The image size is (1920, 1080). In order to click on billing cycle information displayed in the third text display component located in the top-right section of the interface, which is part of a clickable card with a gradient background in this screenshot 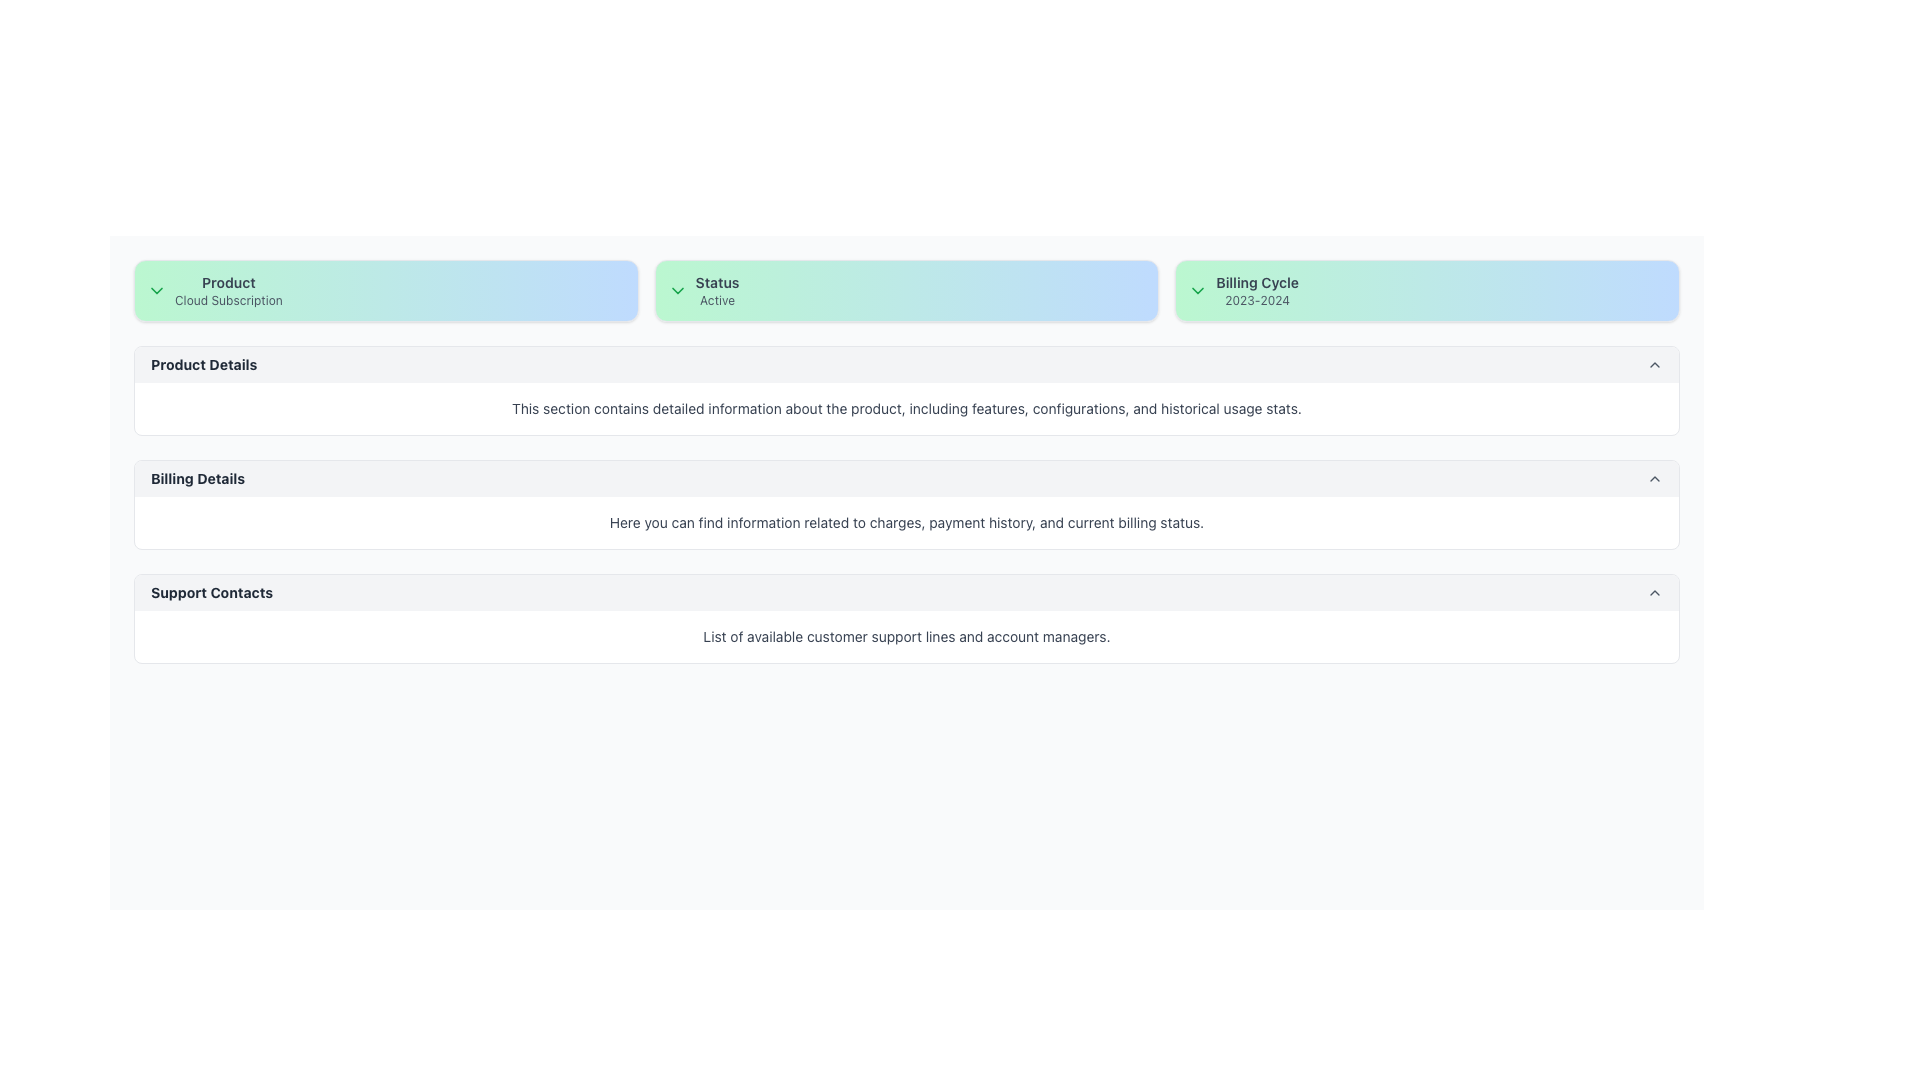, I will do `click(1256, 290)`.